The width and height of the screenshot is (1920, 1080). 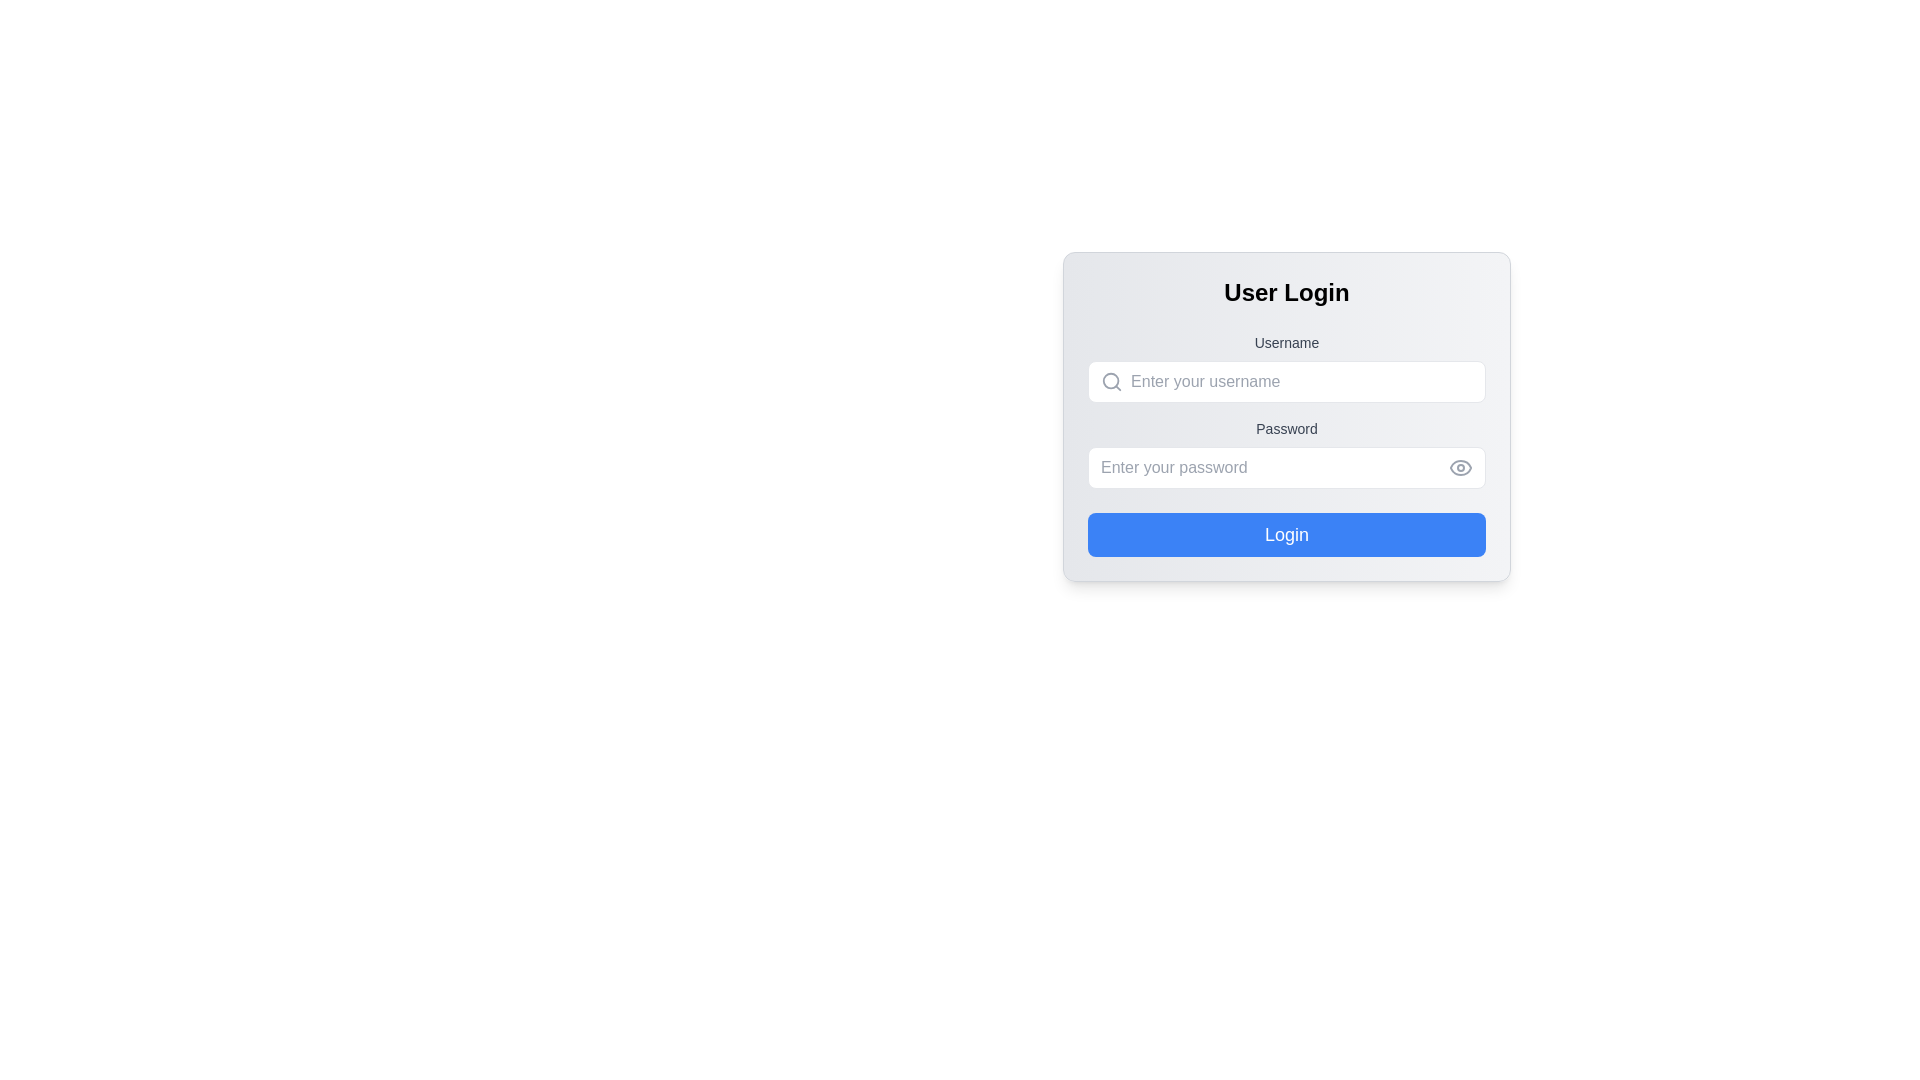 What do you see at coordinates (1286, 293) in the screenshot?
I see `the bold, large font text that reads 'User Login', which is centered at the top of the card interface` at bounding box center [1286, 293].